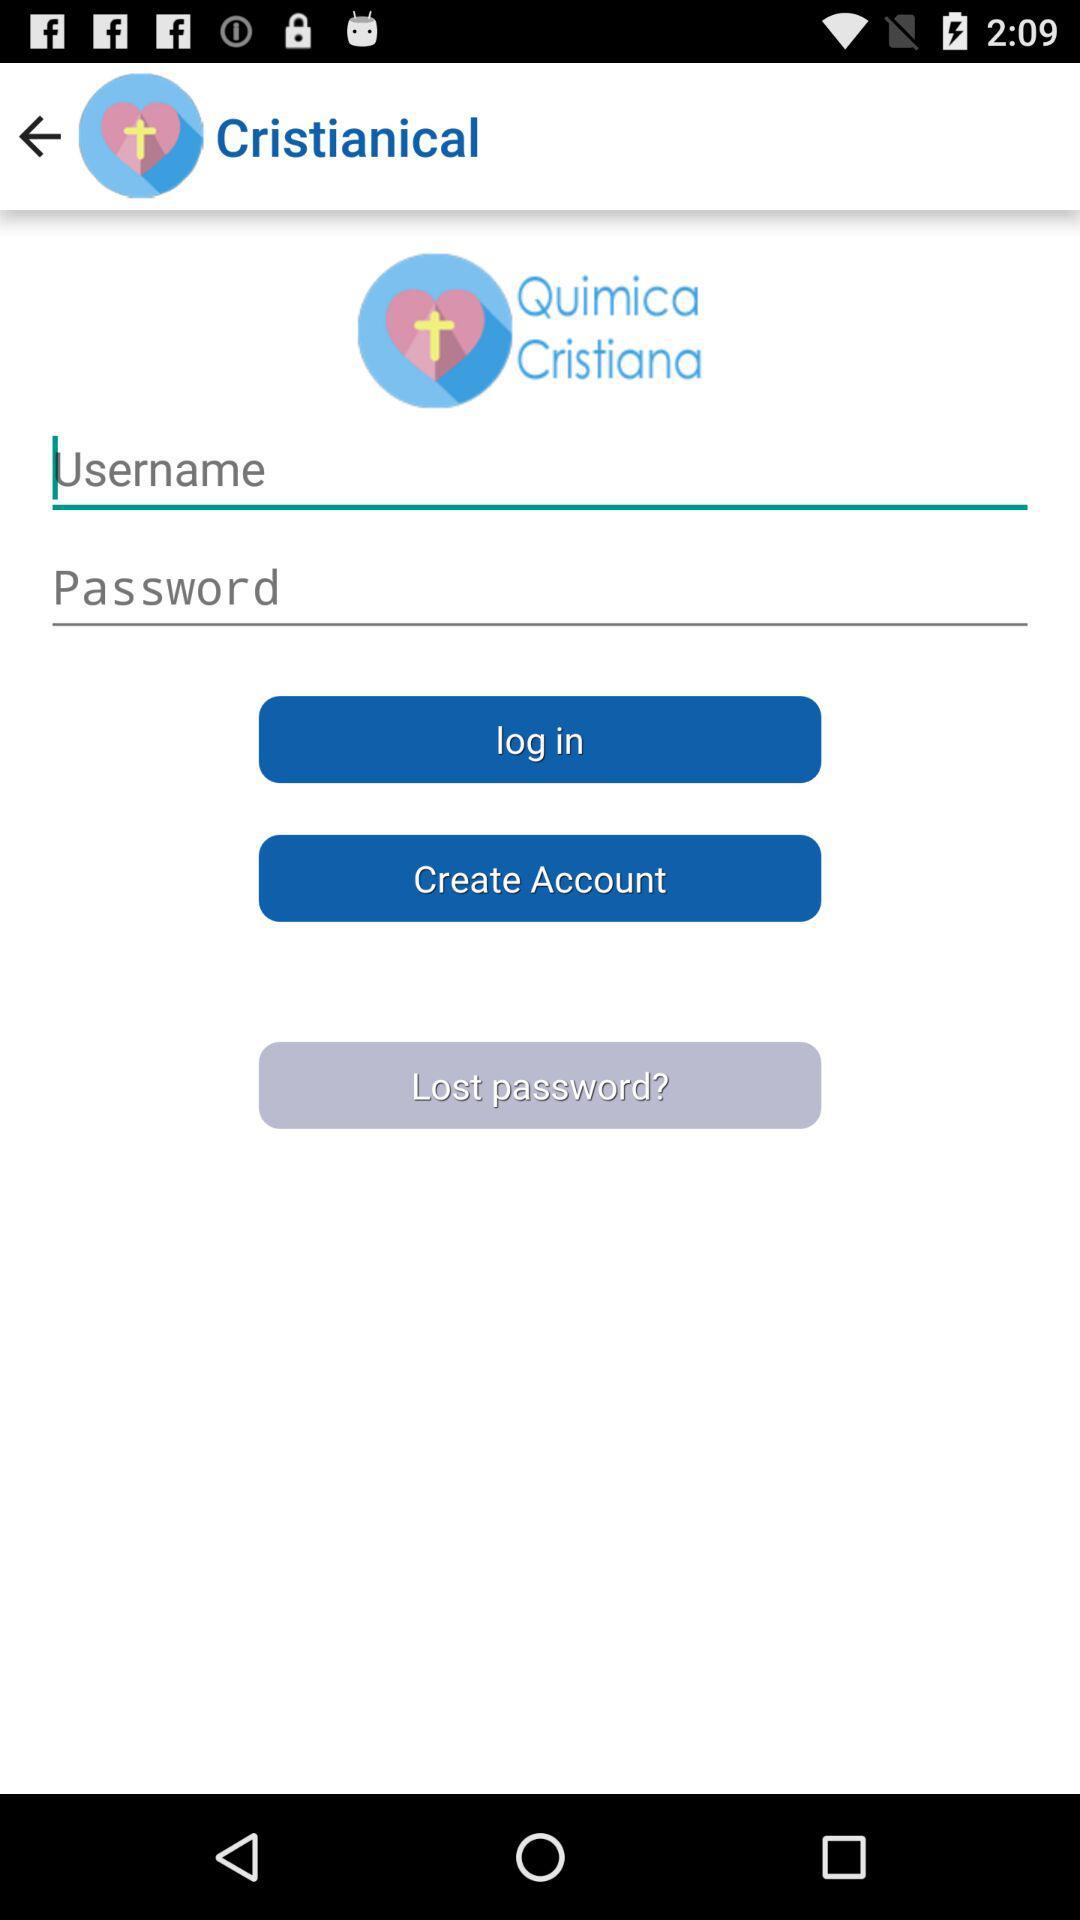 This screenshot has width=1080, height=1920. I want to click on entre username, so click(540, 586).